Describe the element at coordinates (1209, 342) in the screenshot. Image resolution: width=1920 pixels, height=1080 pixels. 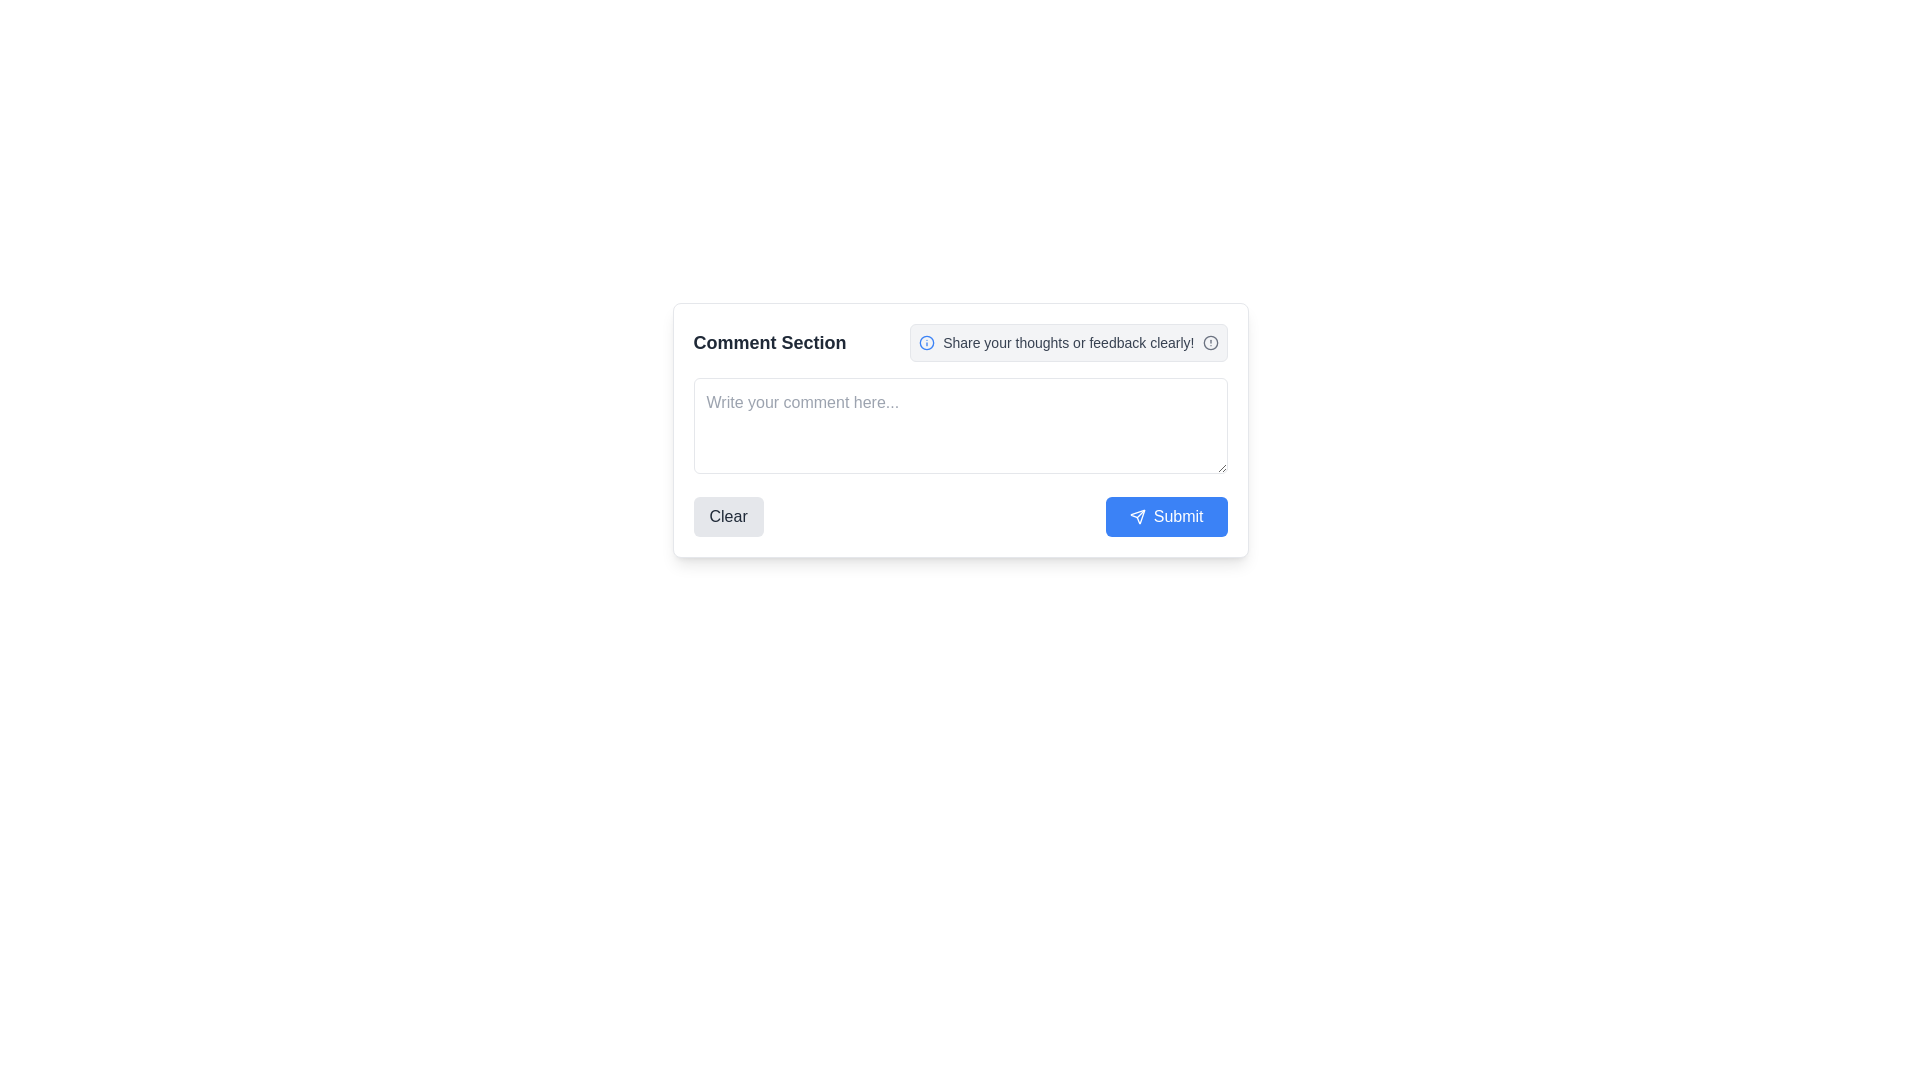
I see `the small circle at the top part of the alert icon, which is styled as part of a warning symbol` at that location.